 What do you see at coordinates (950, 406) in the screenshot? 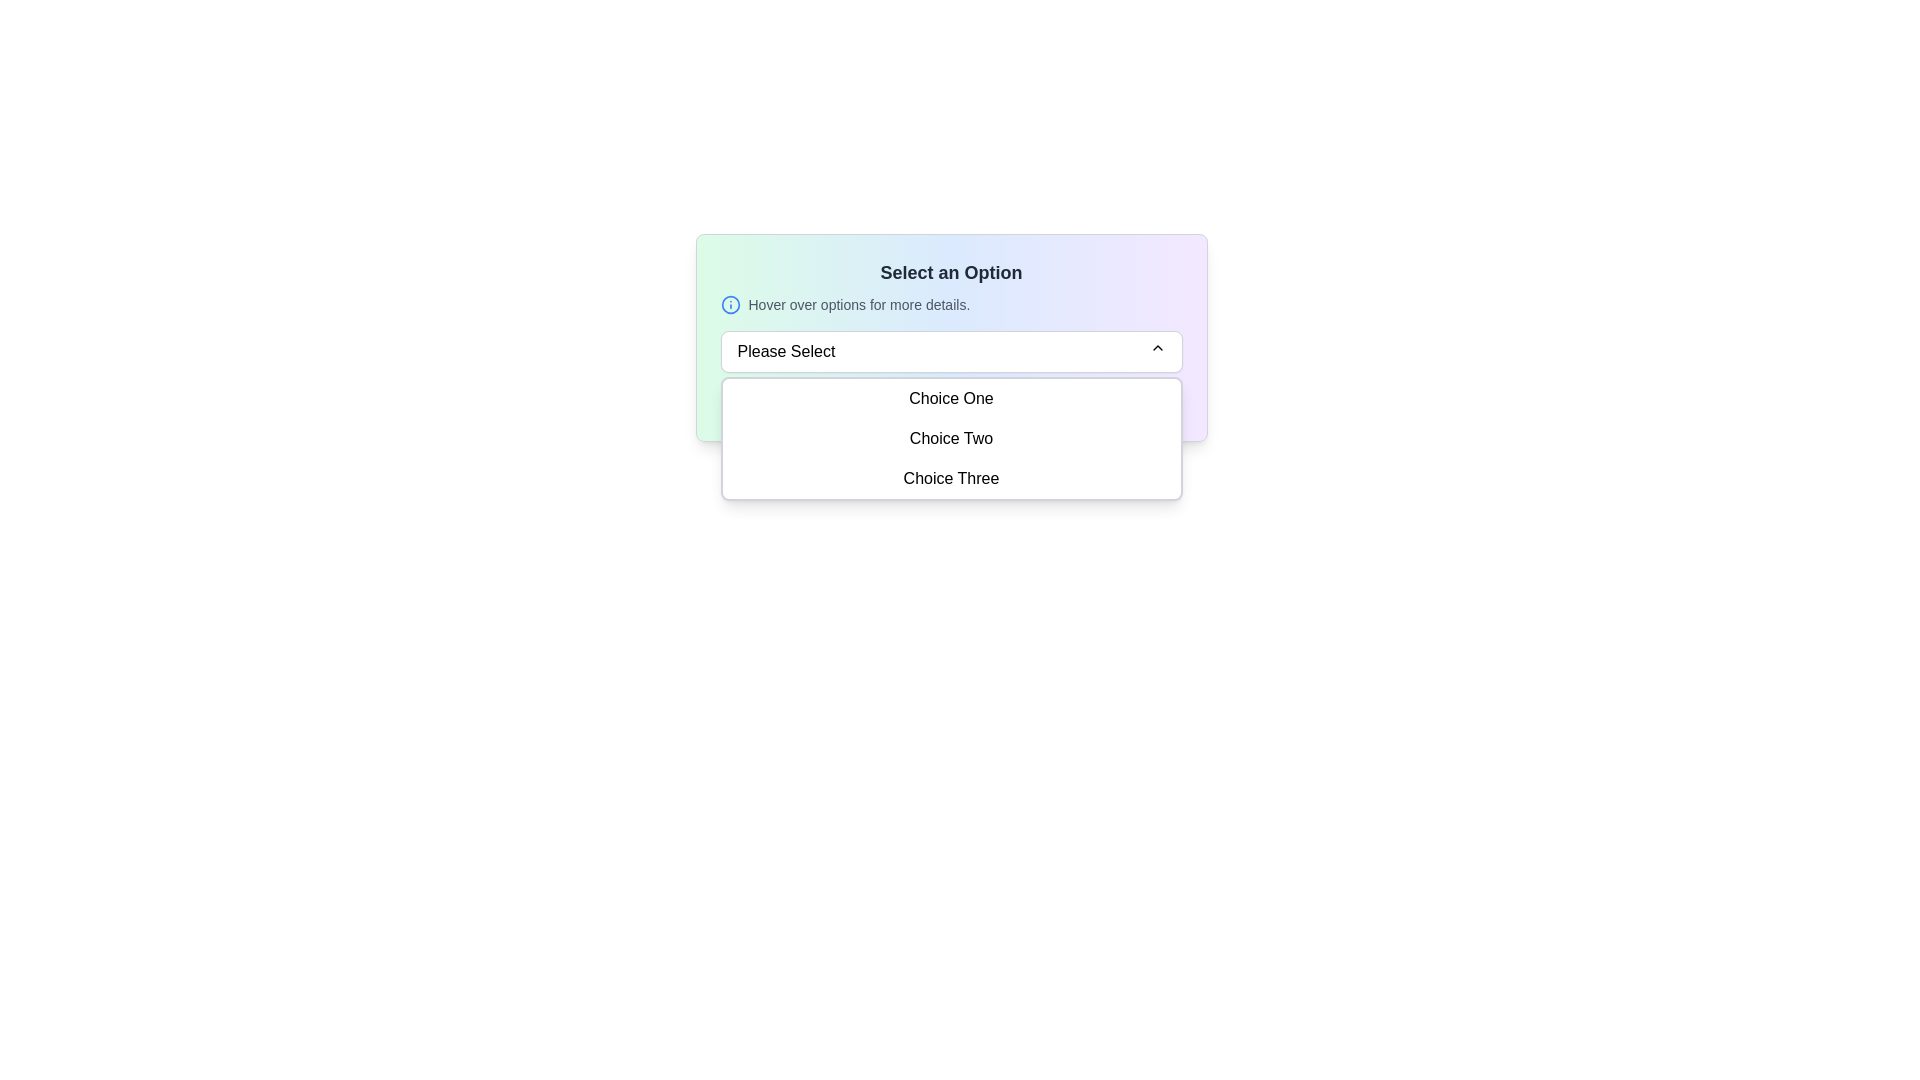
I see `the textual note at the bottom of the dropdown menu that starts with 'Note:' and contains the message 'Make your selection carefully. Hover for additional info.'` at bounding box center [950, 406].